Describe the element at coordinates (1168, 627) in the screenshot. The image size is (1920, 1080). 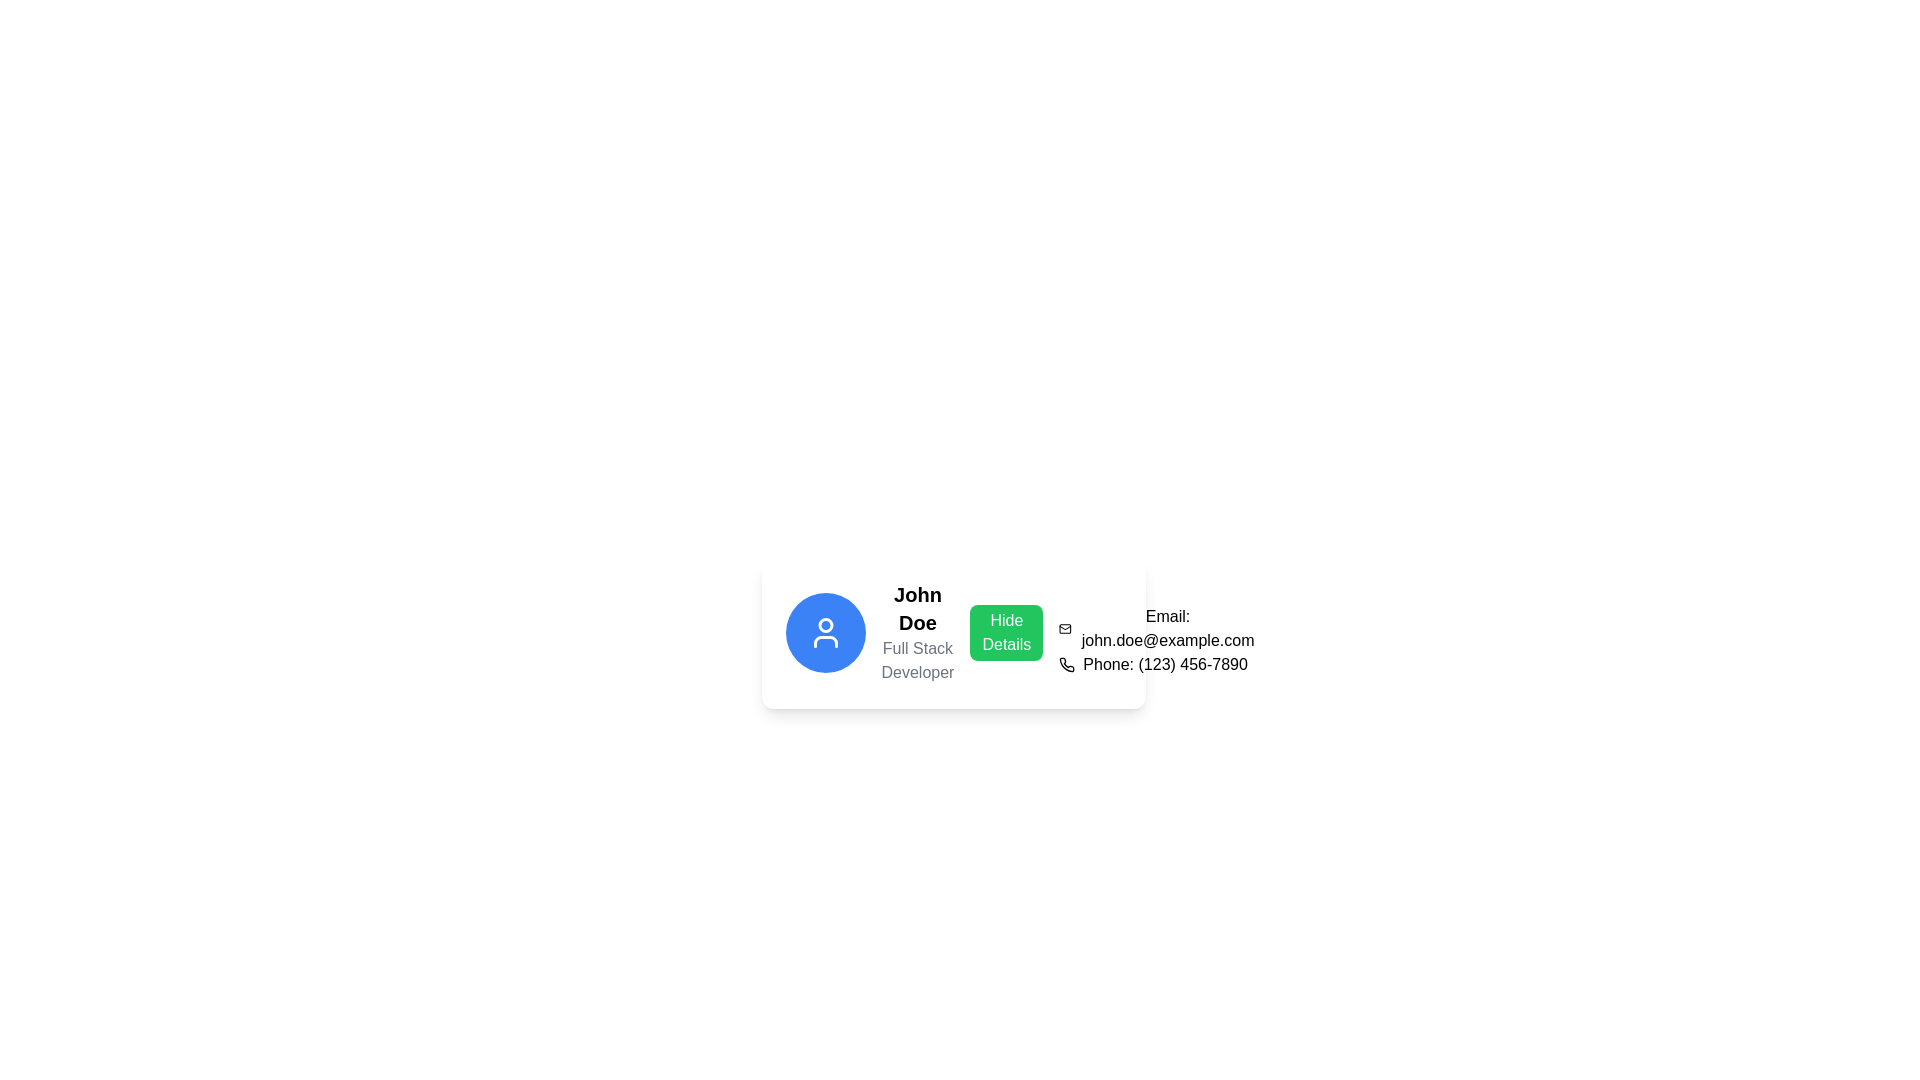
I see `the text element displaying the user's email address, located to the right of the 'Hide Details' button and below an envelope icon` at that location.